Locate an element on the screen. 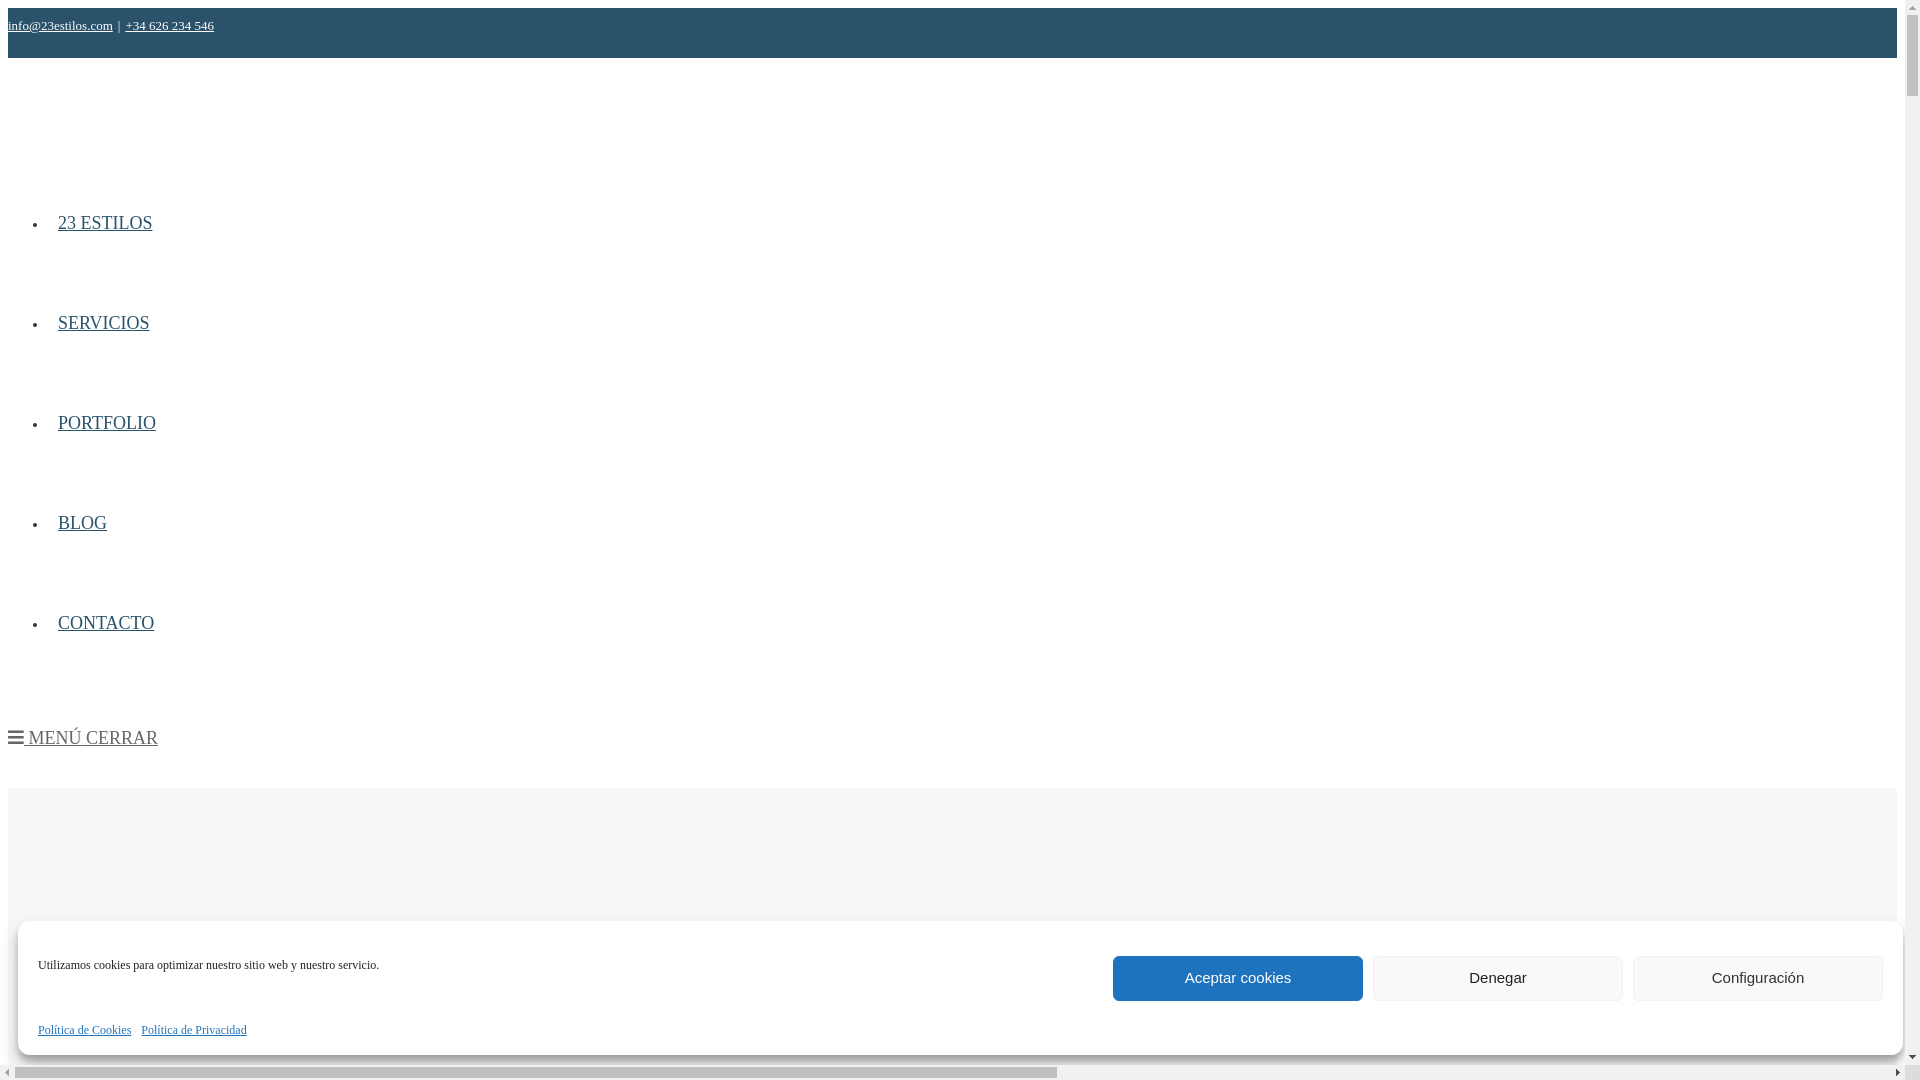  'PORTFOLIO' is located at coordinates (48, 420).